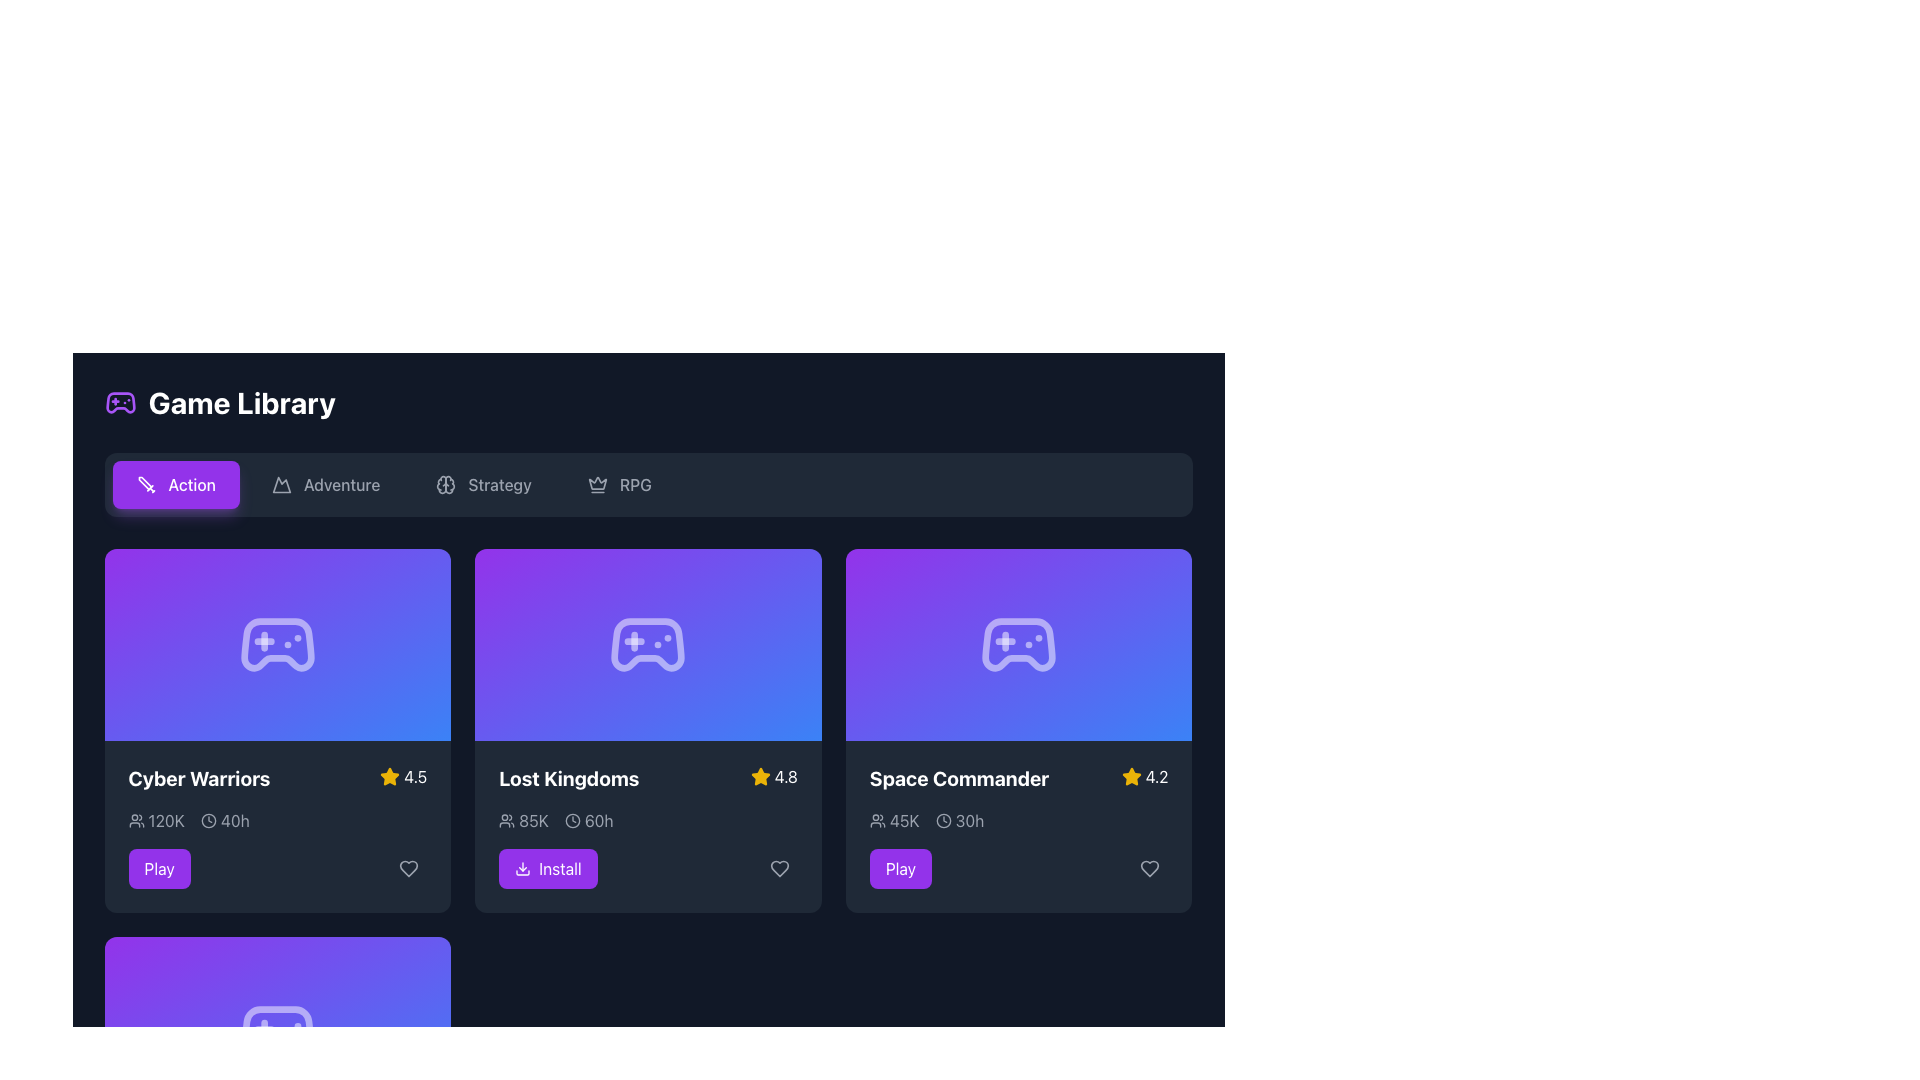 The width and height of the screenshot is (1920, 1080). I want to click on the clock icon followed by the text '30h' in the 'Space Commander' section of the game cards, so click(960, 821).